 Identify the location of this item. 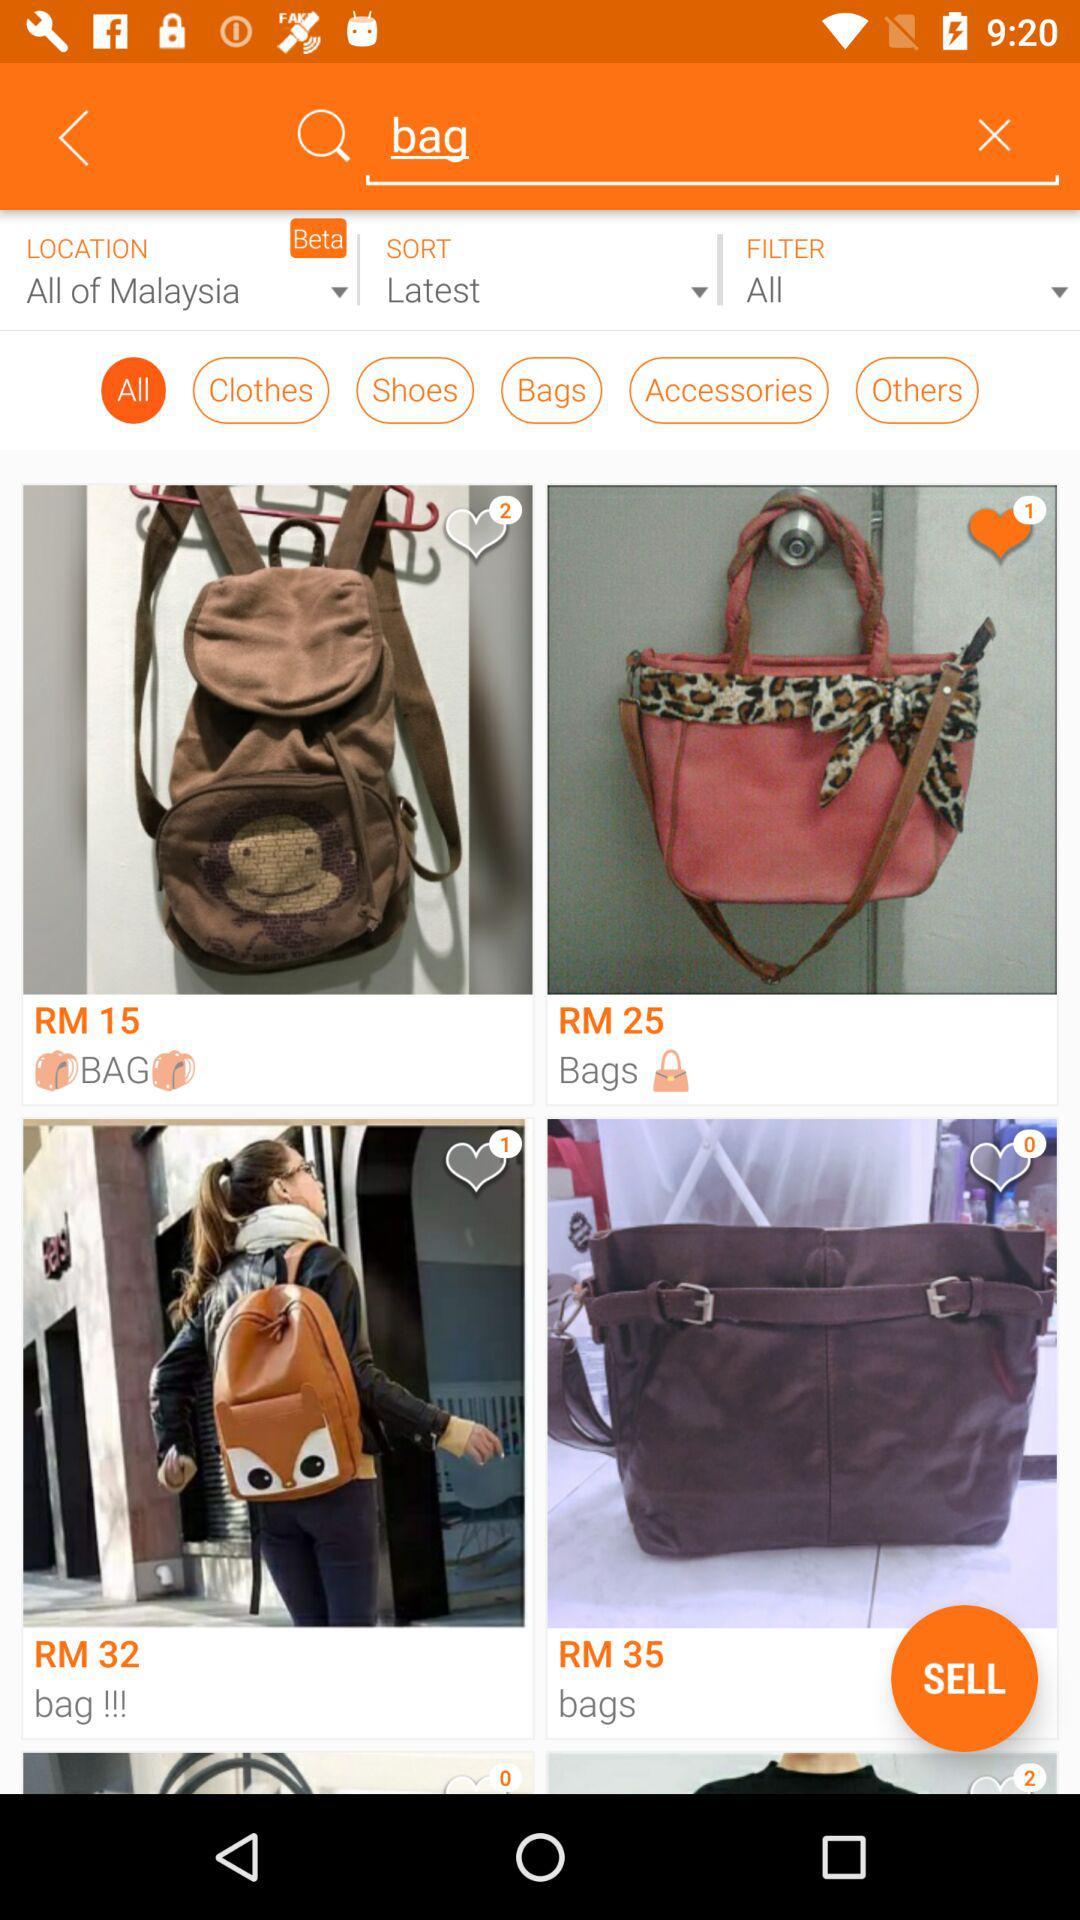
(474, 537).